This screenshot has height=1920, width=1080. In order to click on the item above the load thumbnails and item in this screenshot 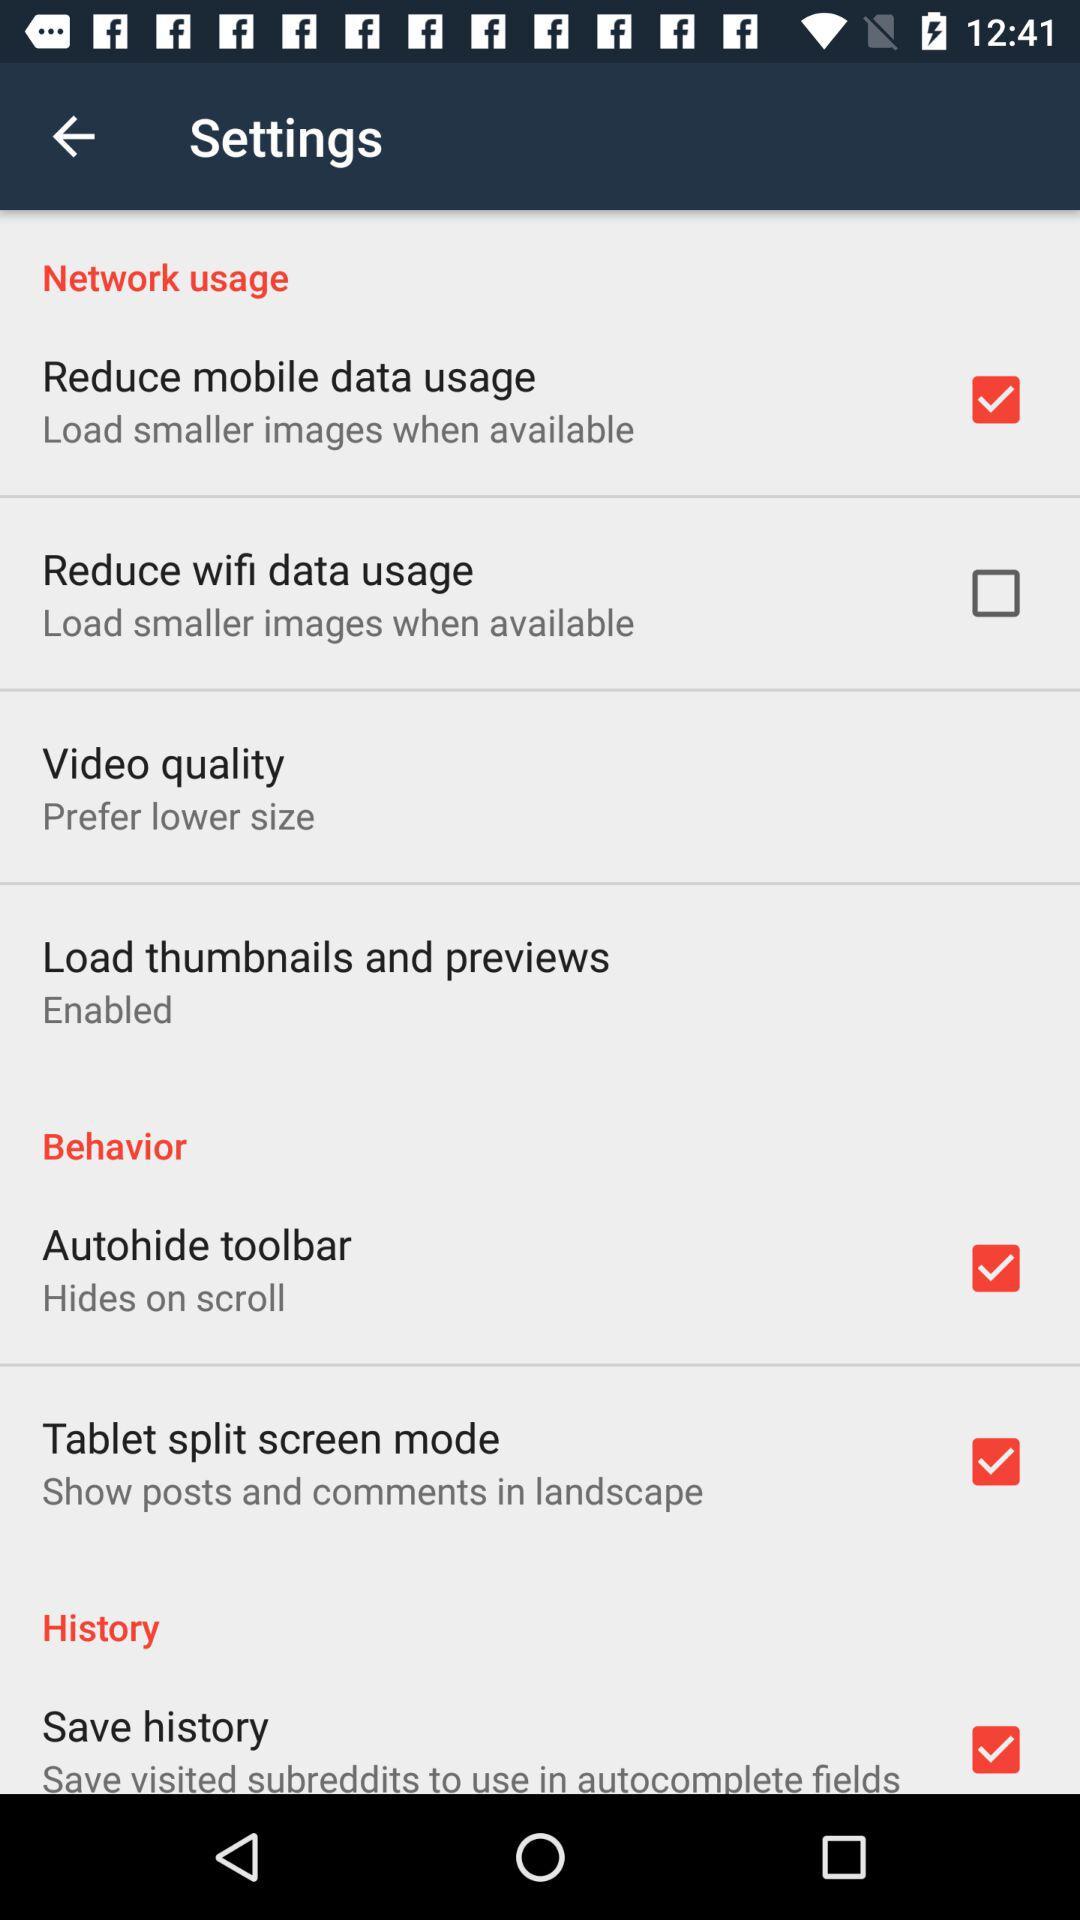, I will do `click(177, 815)`.